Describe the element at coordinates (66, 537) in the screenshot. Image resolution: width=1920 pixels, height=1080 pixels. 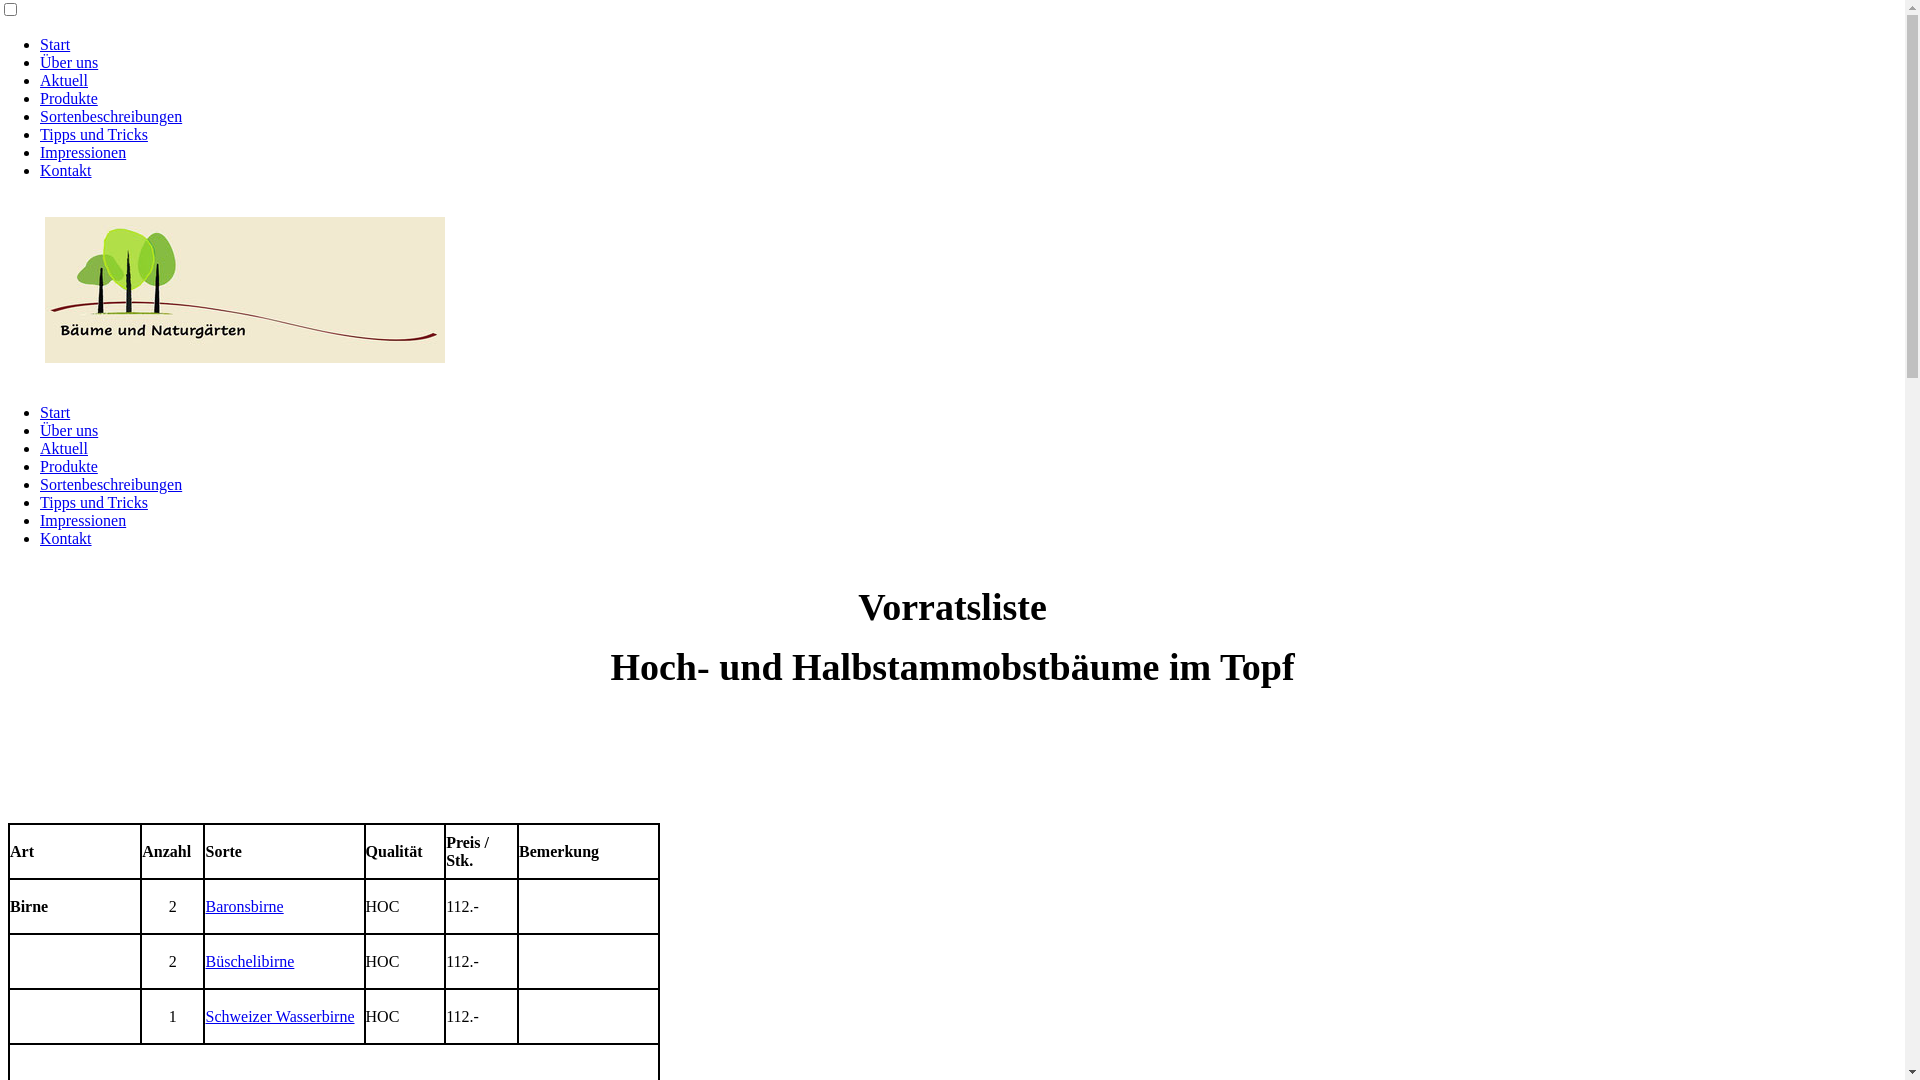
I see `'Kontakt'` at that location.